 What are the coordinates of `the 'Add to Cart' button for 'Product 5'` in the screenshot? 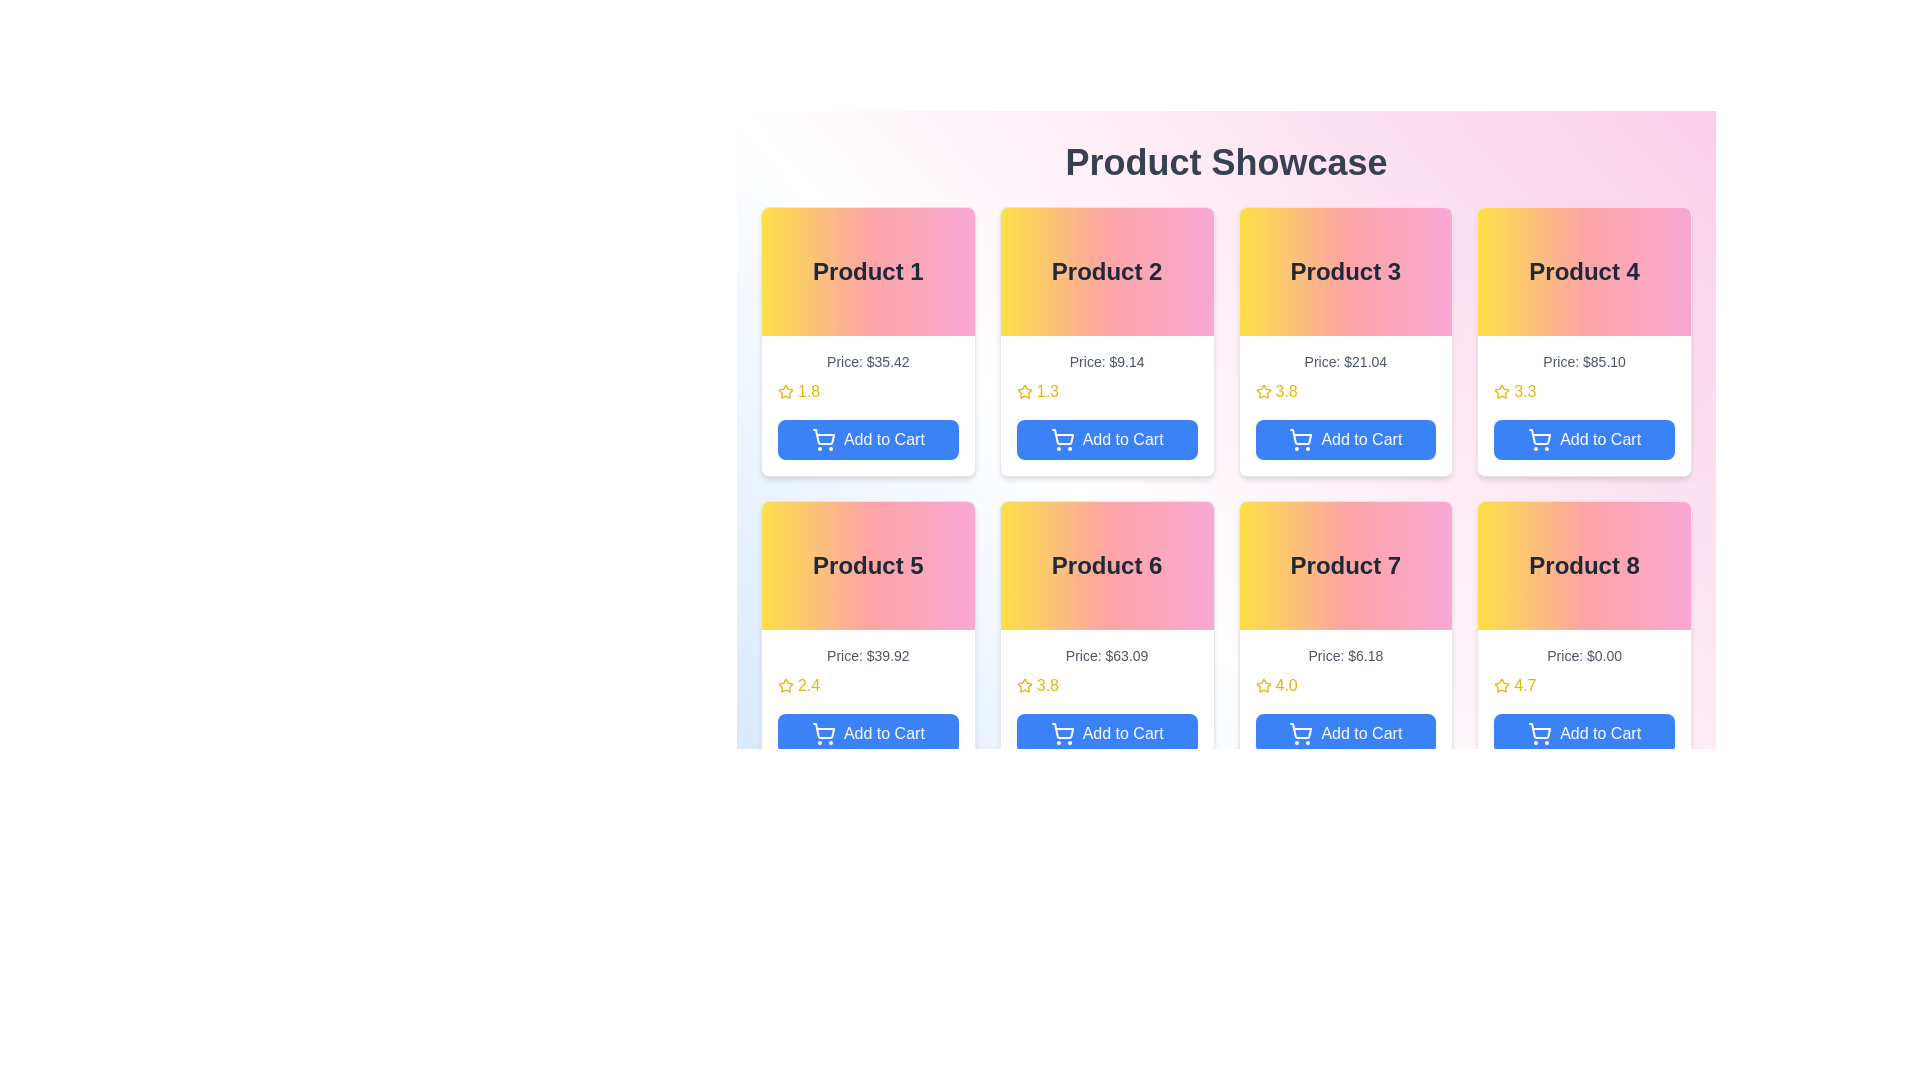 It's located at (868, 733).